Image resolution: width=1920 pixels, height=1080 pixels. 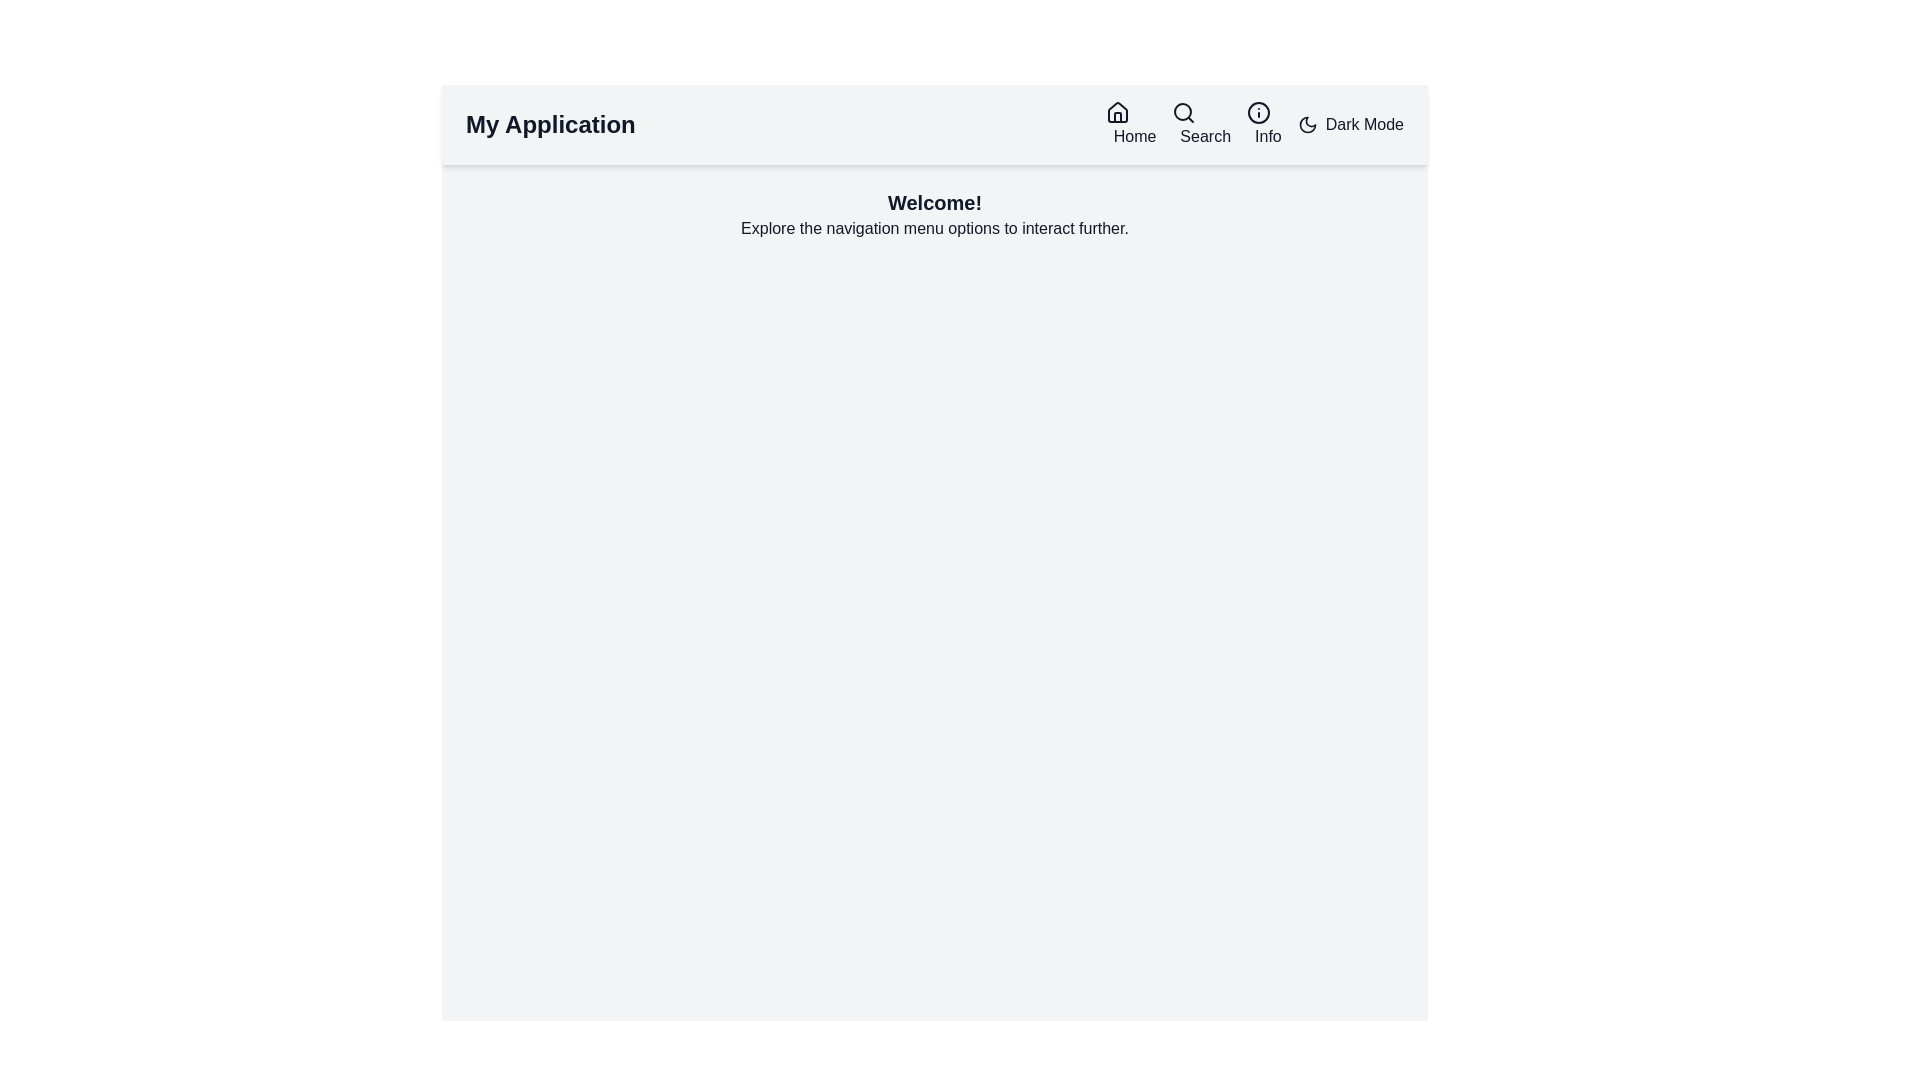 What do you see at coordinates (1116, 117) in the screenshot?
I see `the door area of the house-shaped icon in the top navigation bar, which represents the 'Home' menu option` at bounding box center [1116, 117].